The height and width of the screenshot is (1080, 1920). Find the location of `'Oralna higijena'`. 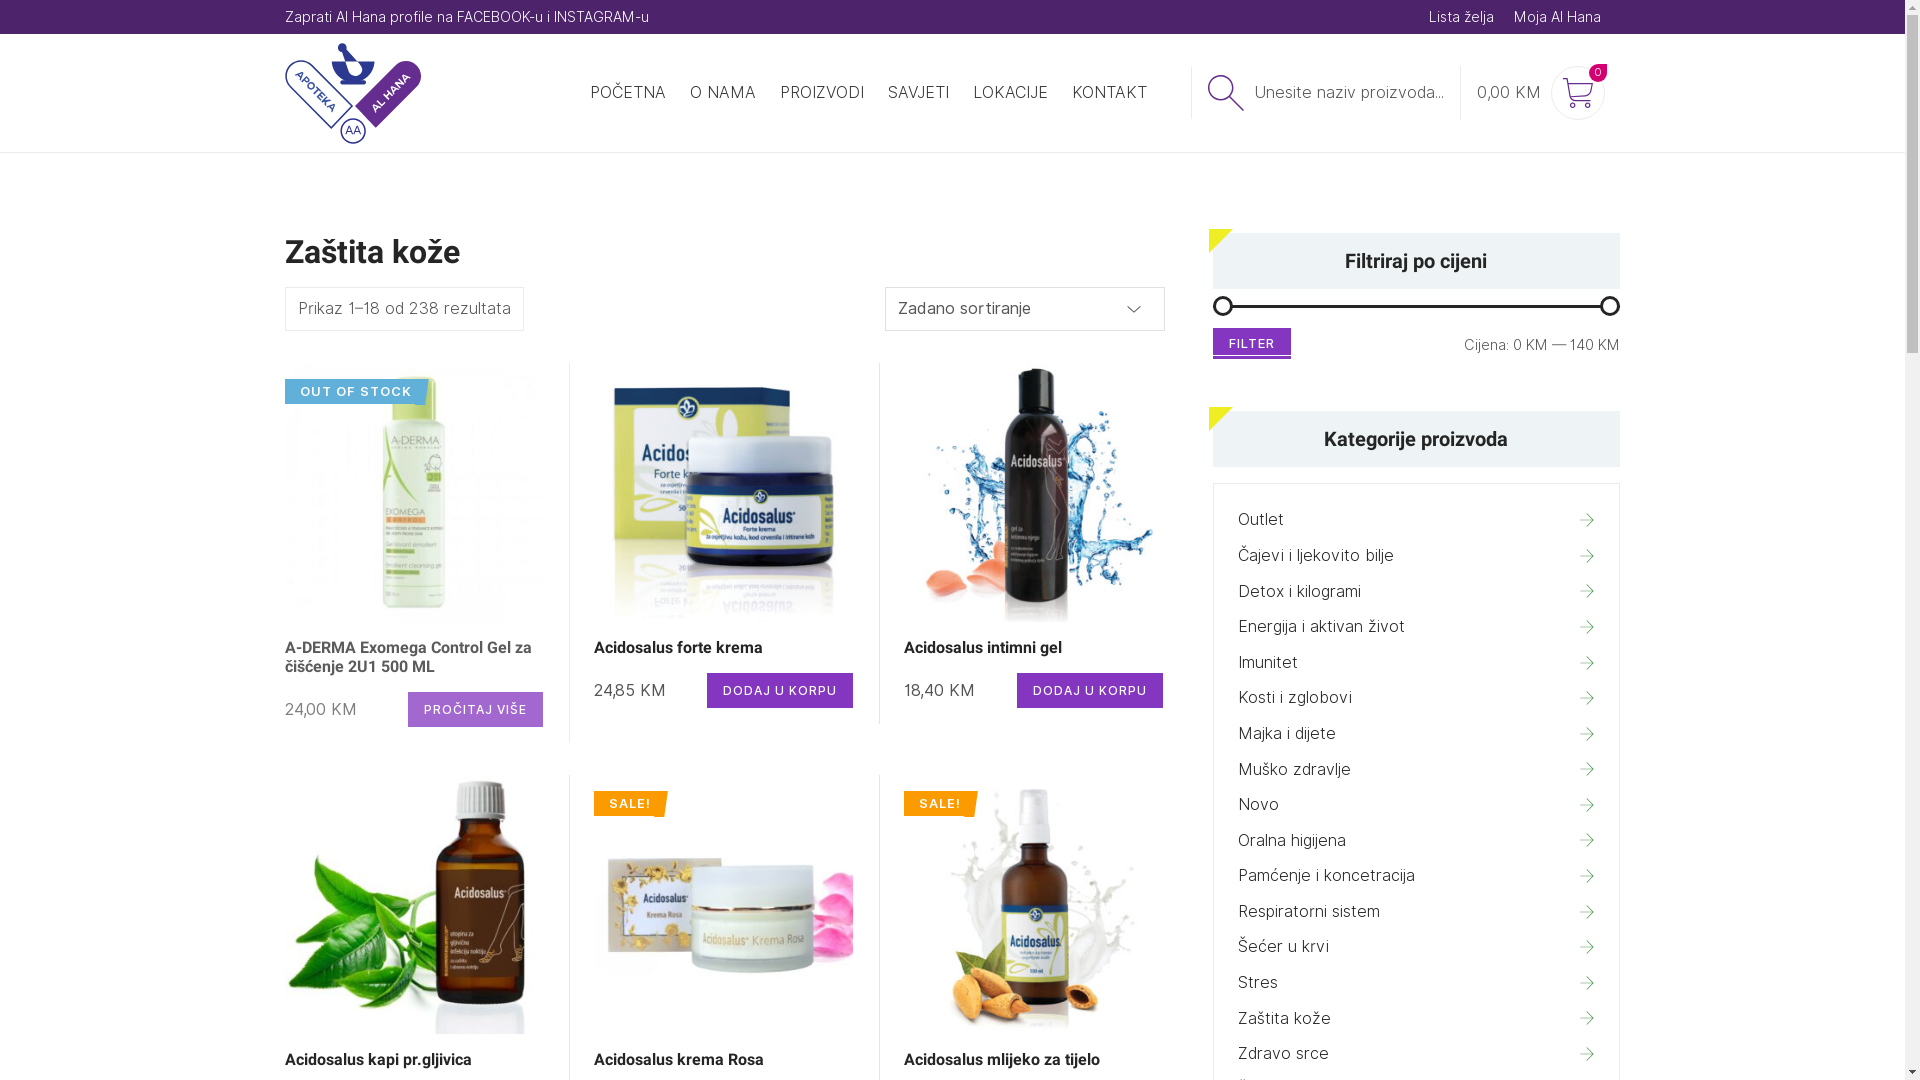

'Oralna higijena' is located at coordinates (1415, 840).